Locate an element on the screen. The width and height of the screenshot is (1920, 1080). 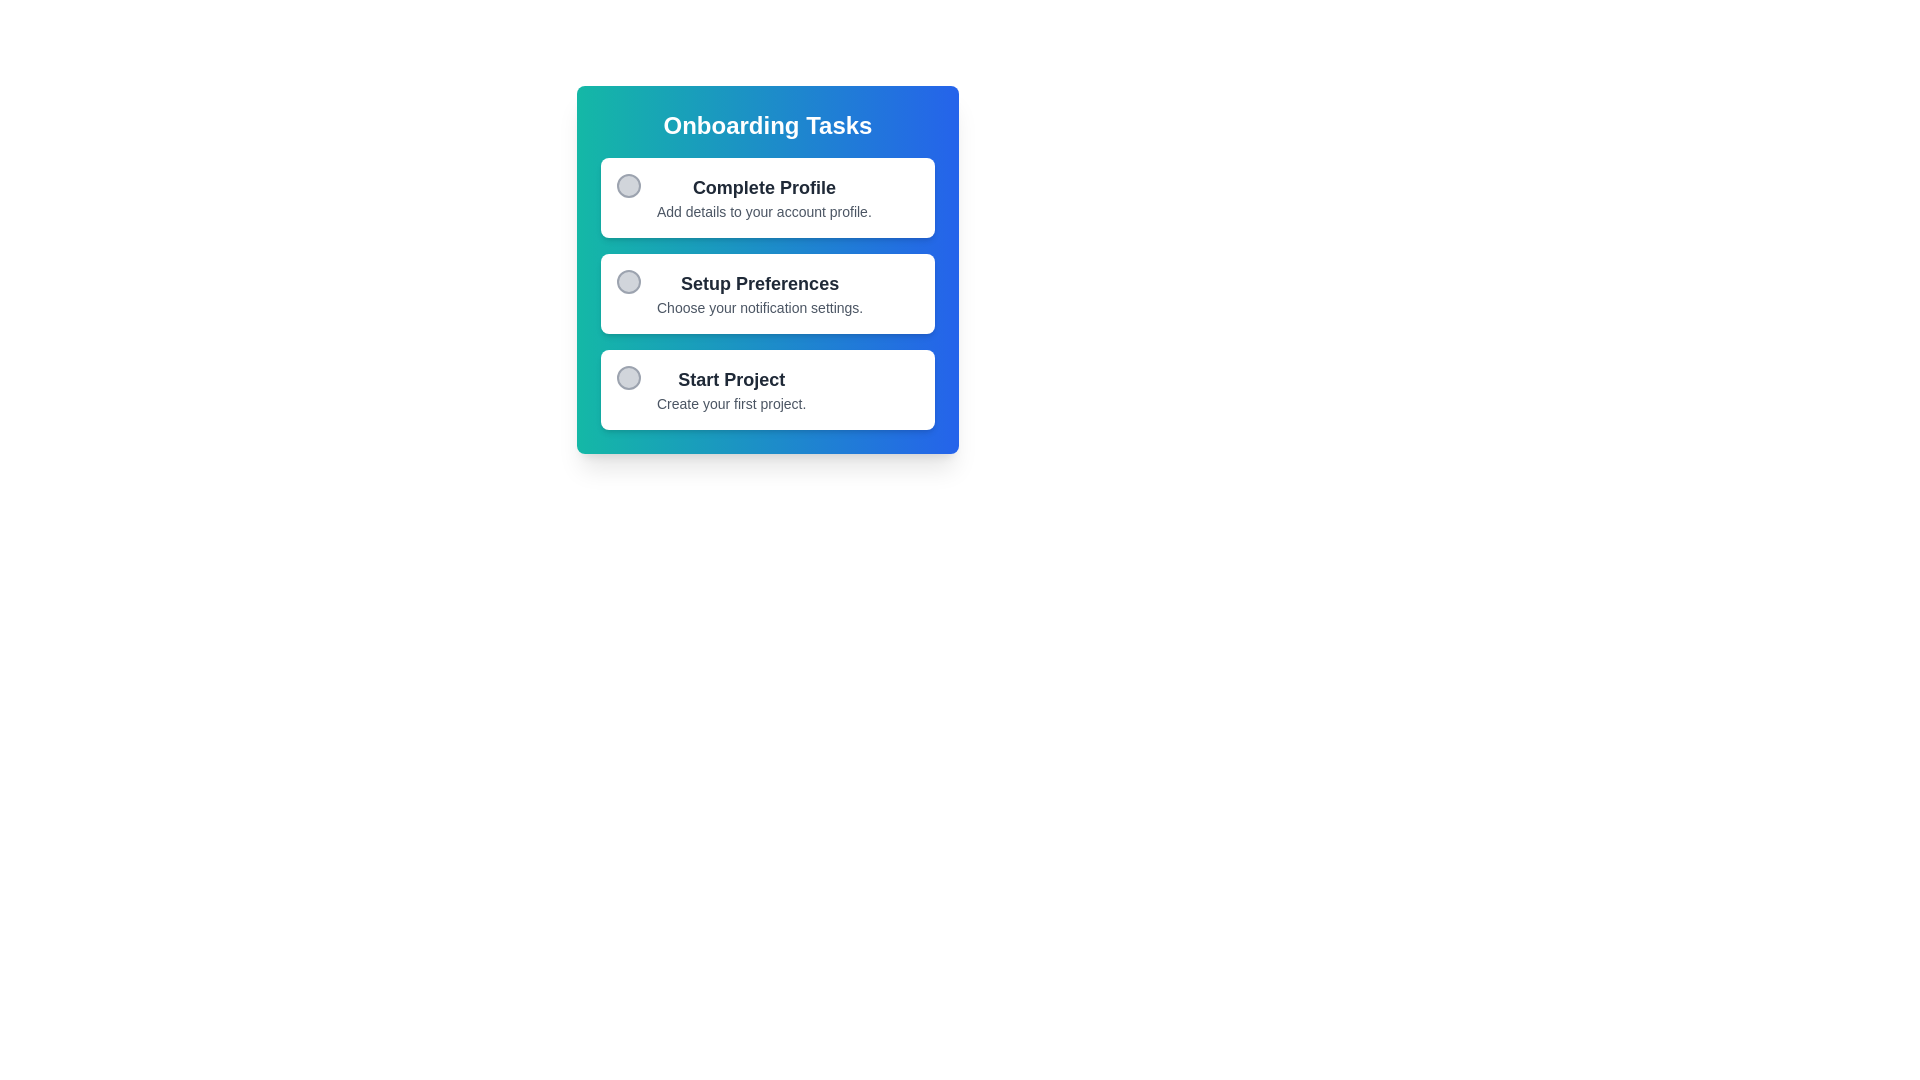
the text label displaying 'Start Project', which indicates an action item in the onboarding process and is located on the third row of the onboarding tasks is located at coordinates (730, 380).